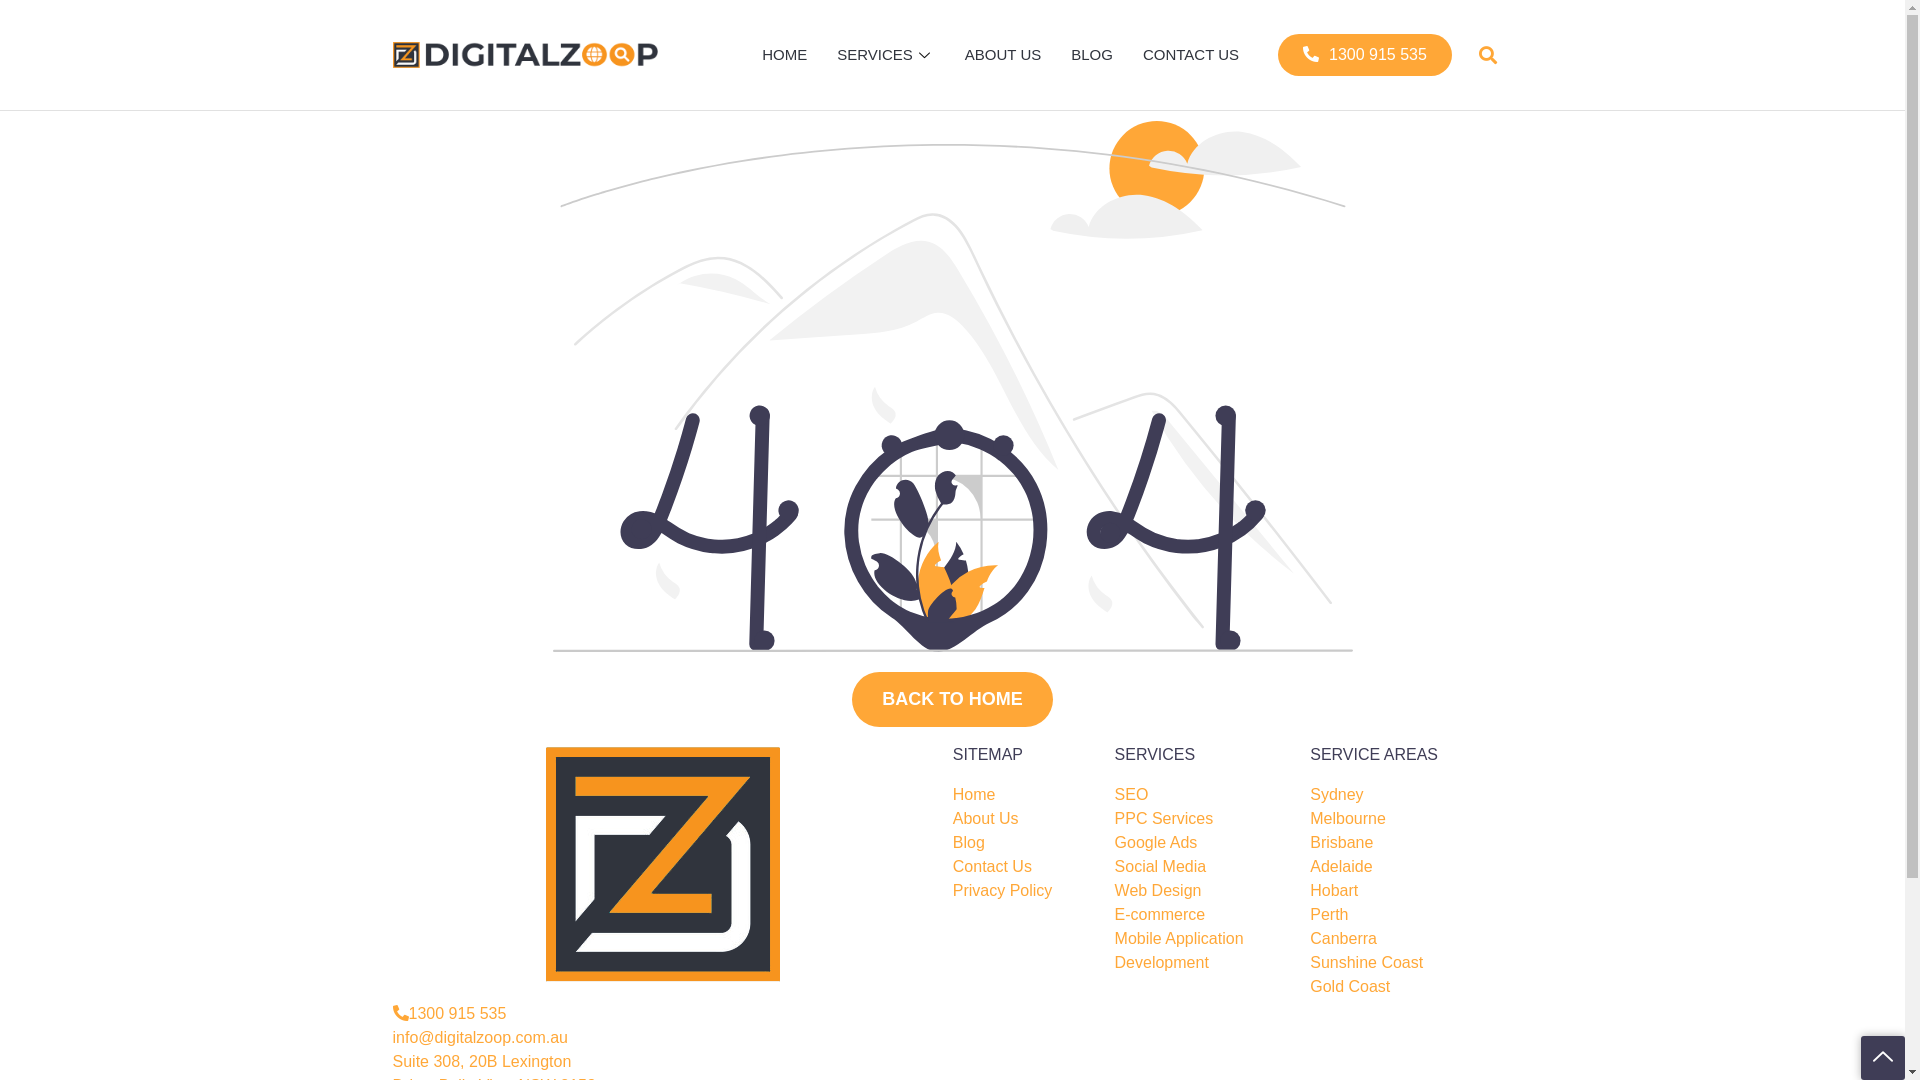 The height and width of the screenshot is (1080, 1920). Describe the element at coordinates (851, 698) in the screenshot. I see `'BACK TO HOME'` at that location.